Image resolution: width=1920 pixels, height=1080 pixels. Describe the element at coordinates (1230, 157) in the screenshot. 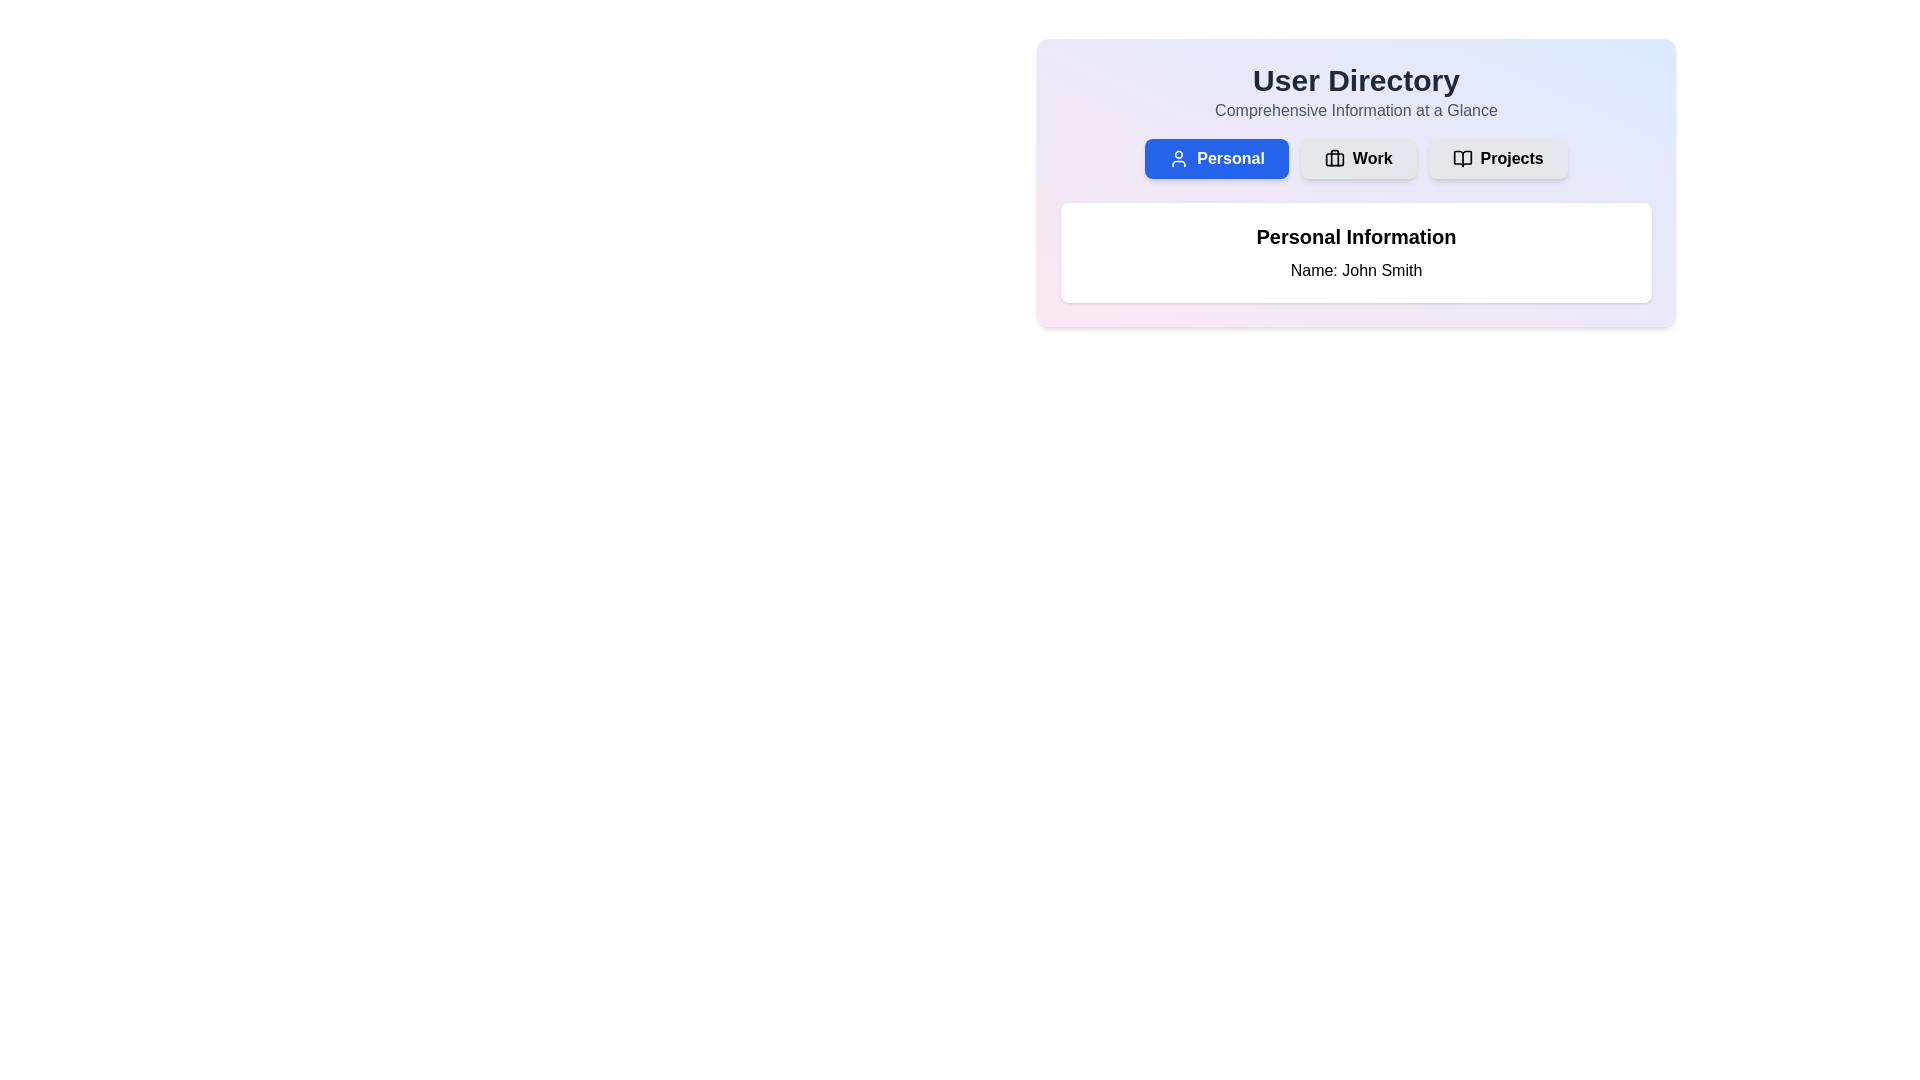

I see `the 'Personal' text label, which is styled in white on a blue background and is located at the top left corner of the first button in a button group near the top-center of the interface` at that location.